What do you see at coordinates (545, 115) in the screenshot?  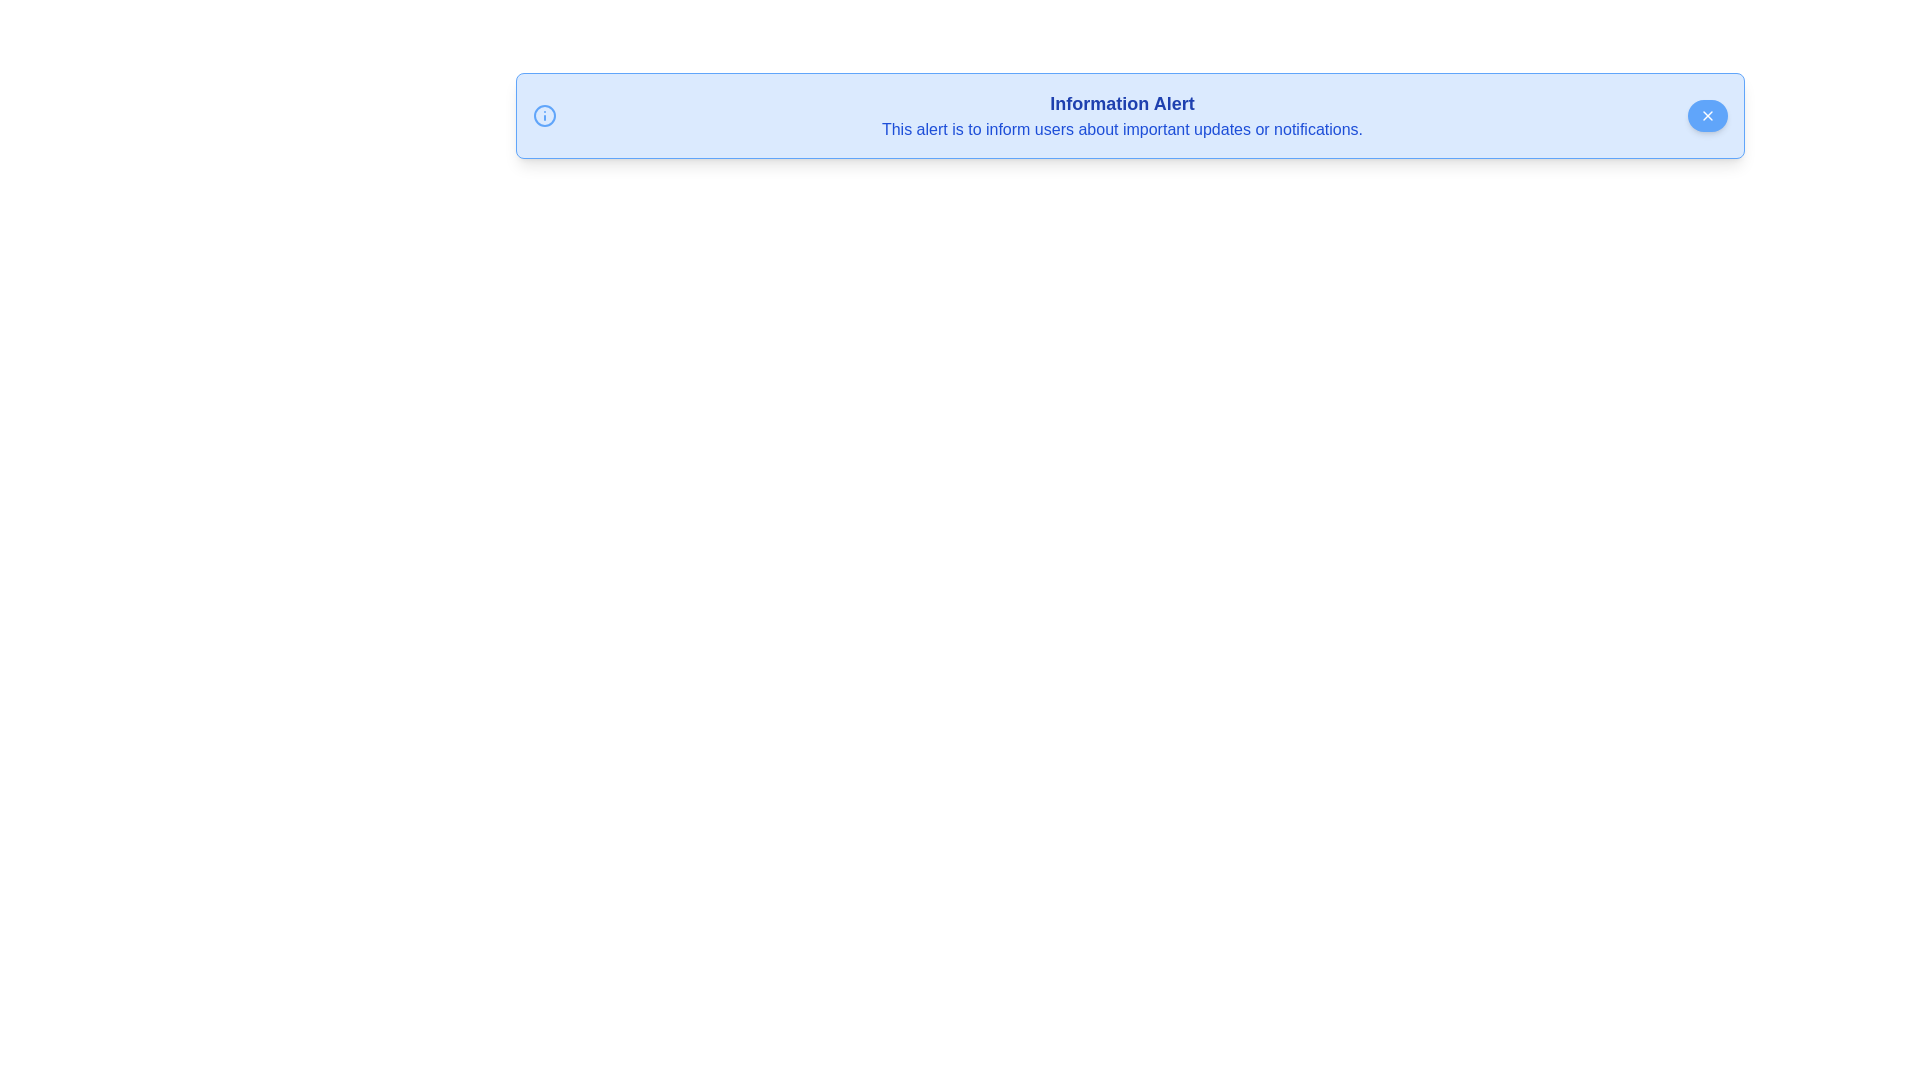 I see `the information icon in the alert` at bounding box center [545, 115].